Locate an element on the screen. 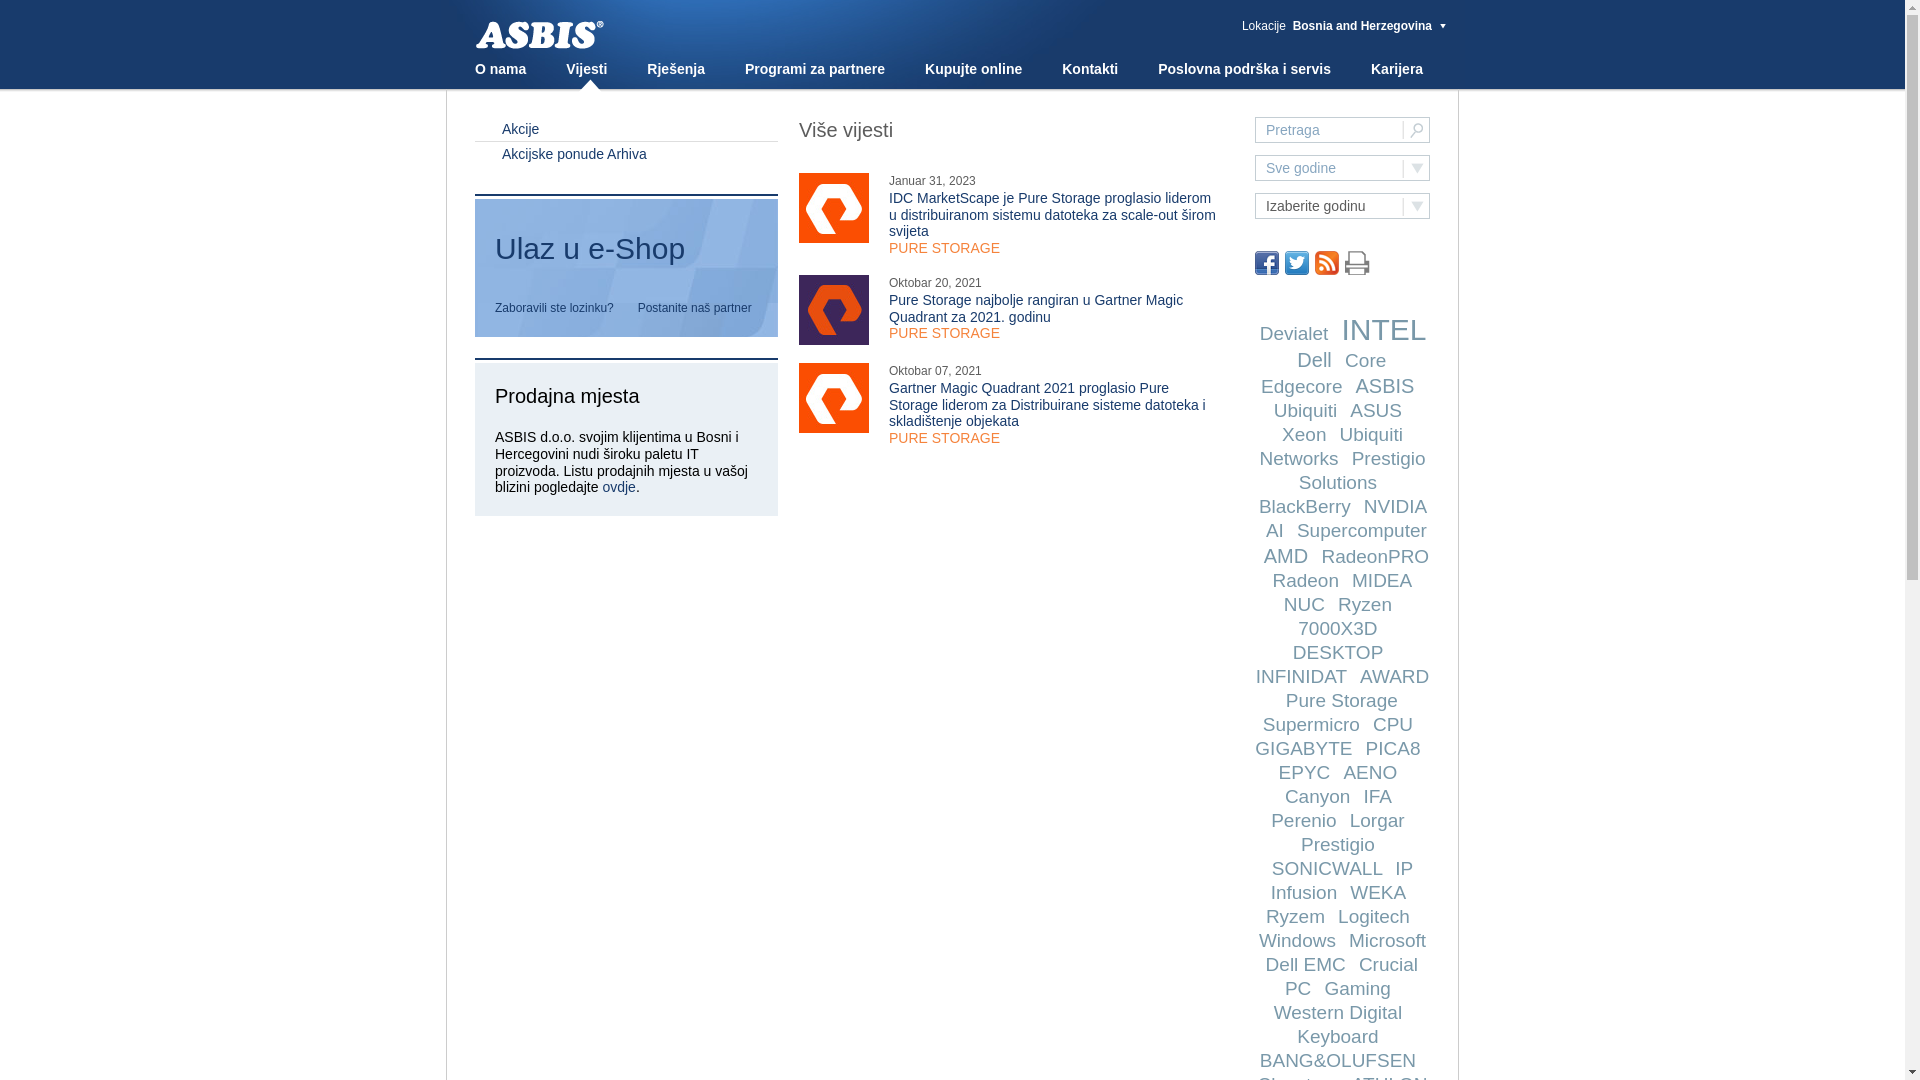 The height and width of the screenshot is (1080, 1920). 'AWARD' is located at coordinates (1393, 675).